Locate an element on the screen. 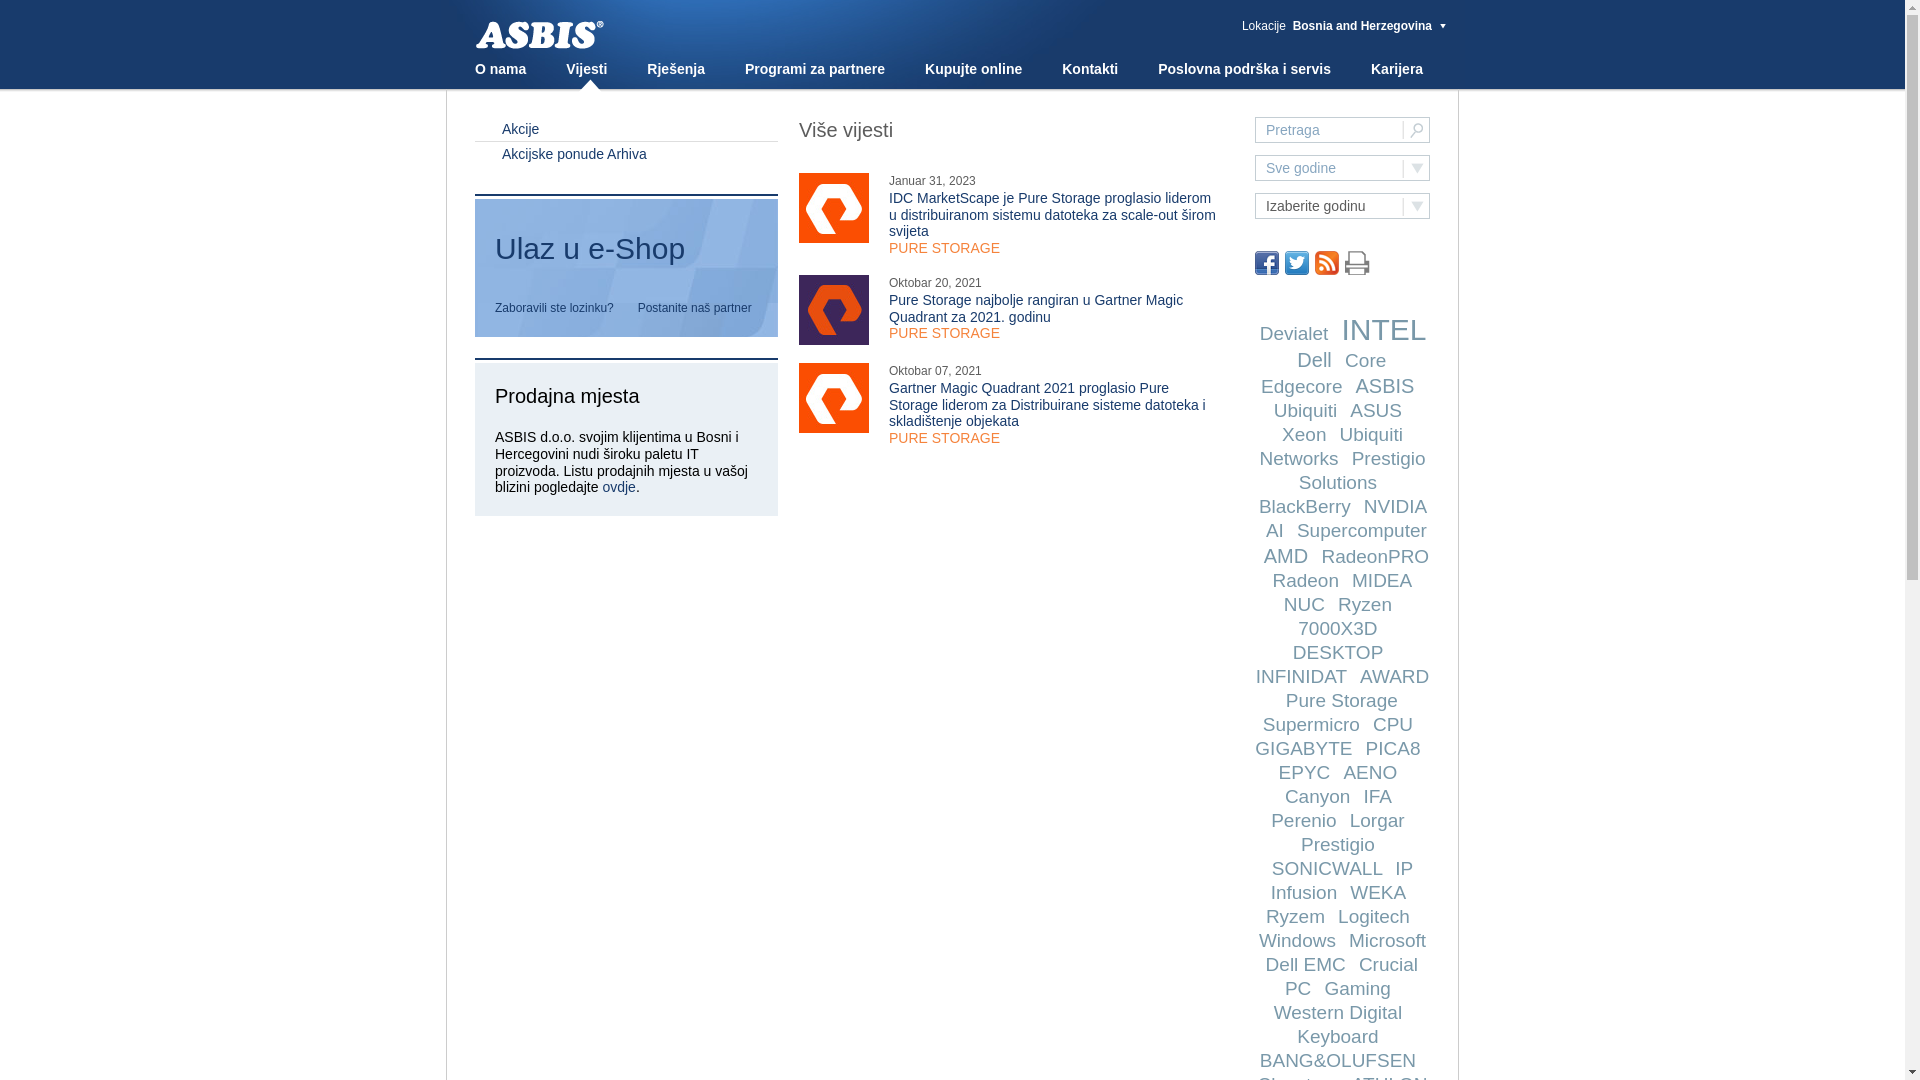 The height and width of the screenshot is (1080, 1920). 'AWARD' is located at coordinates (1393, 675).